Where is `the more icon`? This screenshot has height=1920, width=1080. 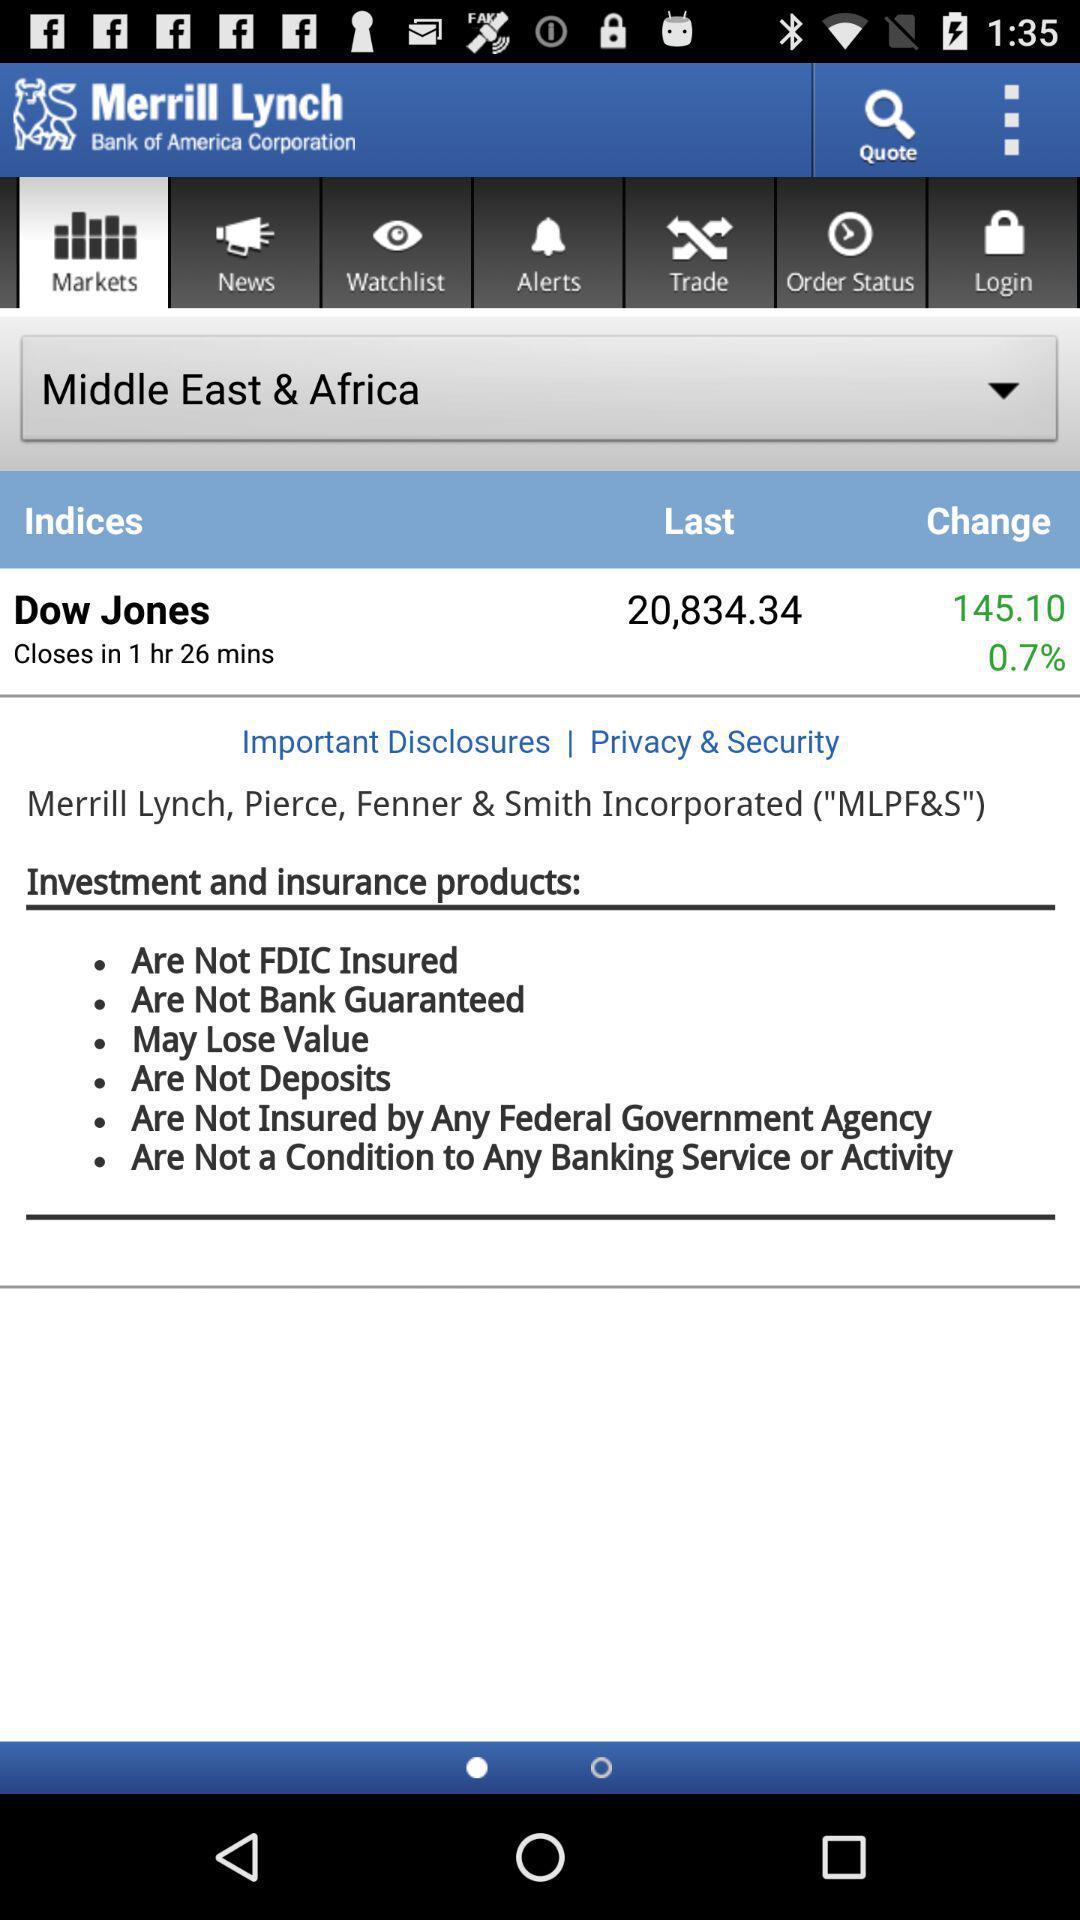 the more icon is located at coordinates (1018, 127).